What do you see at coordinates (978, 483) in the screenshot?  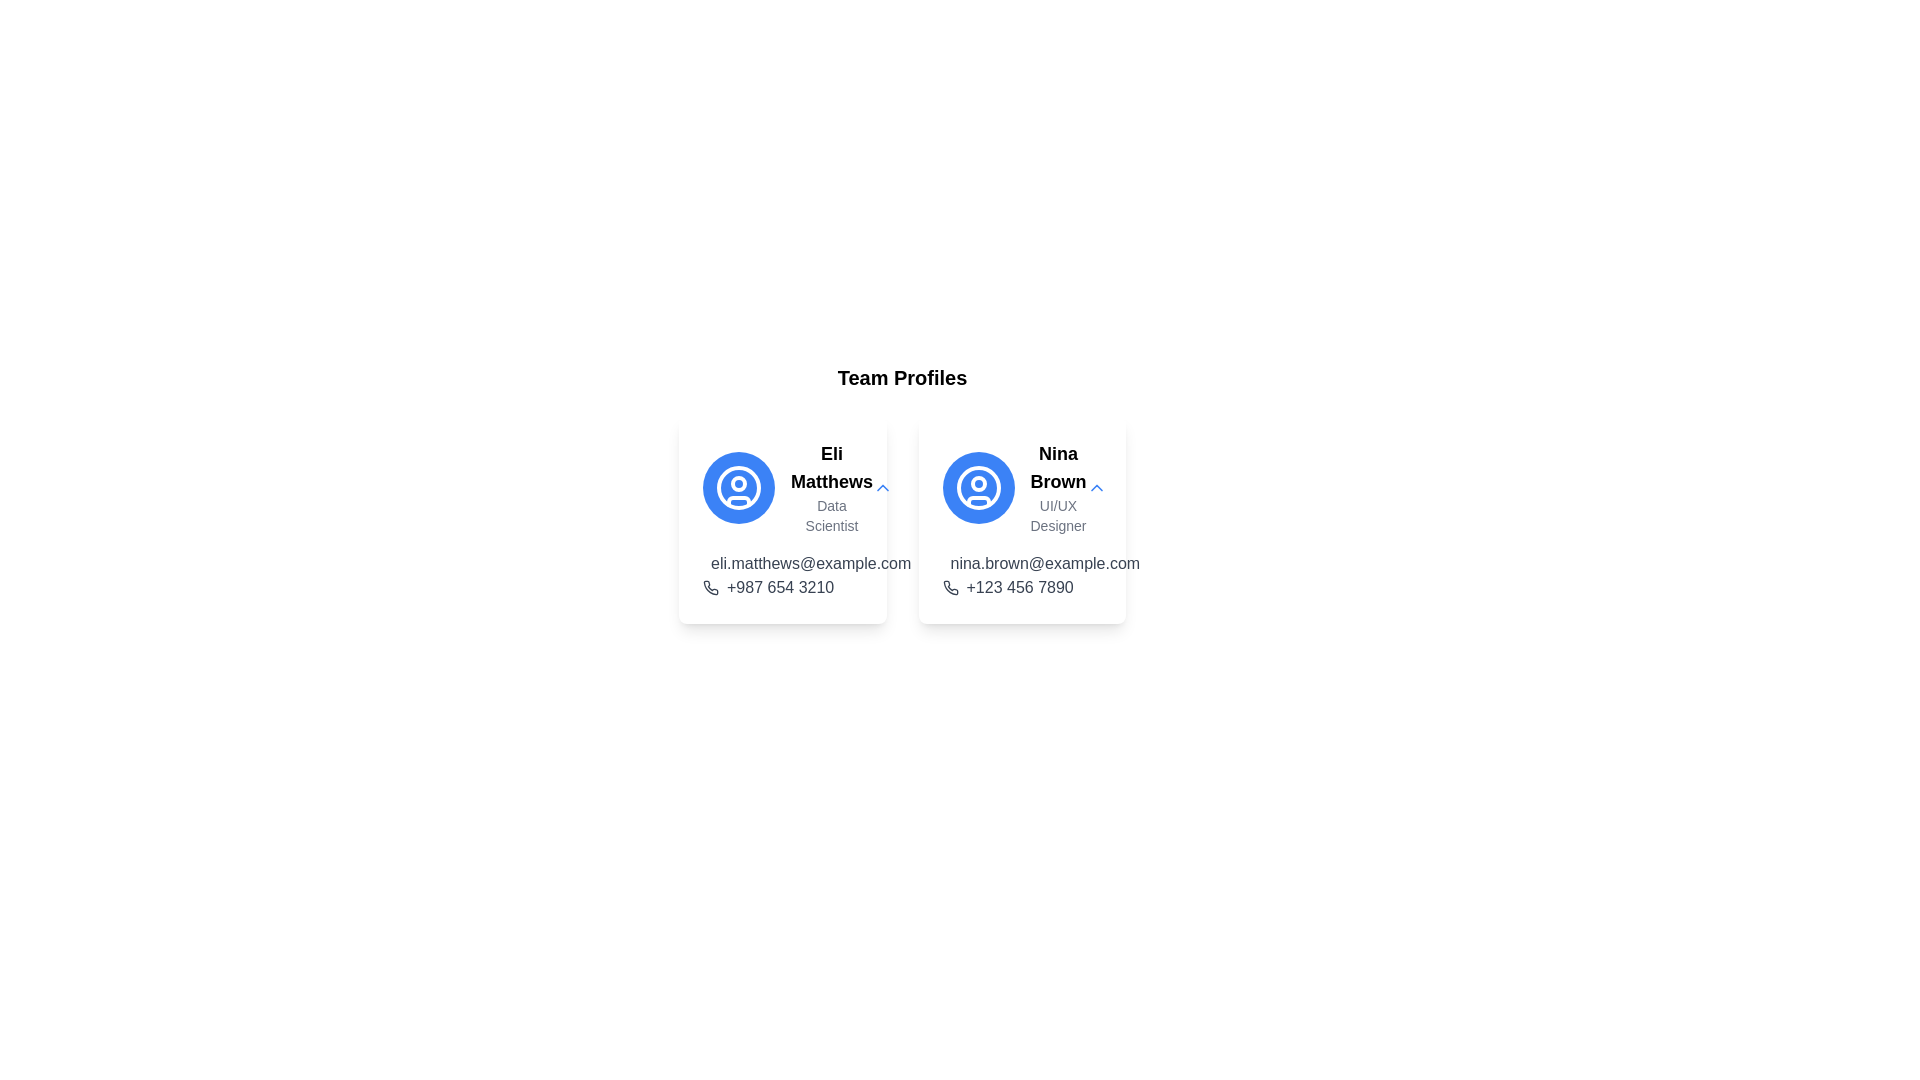 I see `the inner circular component of the SVG icon located at the top-center of the enclosing circle in the user profile section` at bounding box center [978, 483].